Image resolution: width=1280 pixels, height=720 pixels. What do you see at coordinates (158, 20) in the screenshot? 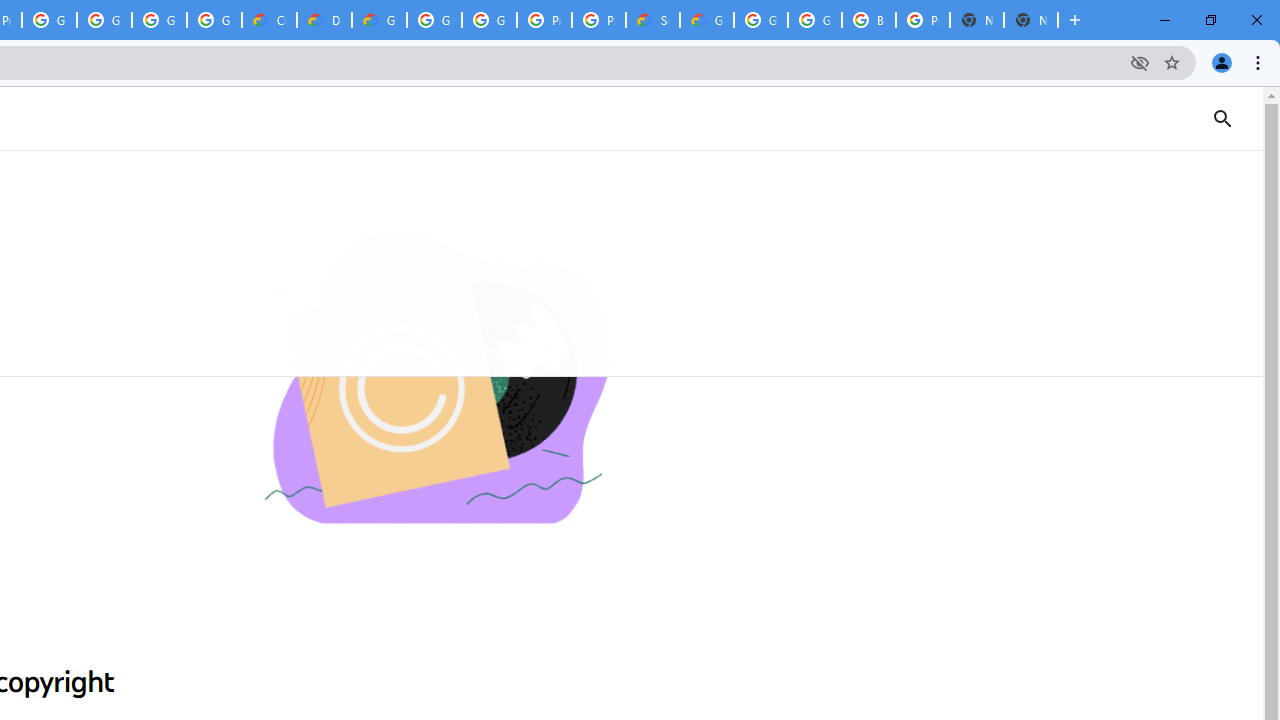
I see `'Google Workspace - Specific Terms'` at bounding box center [158, 20].